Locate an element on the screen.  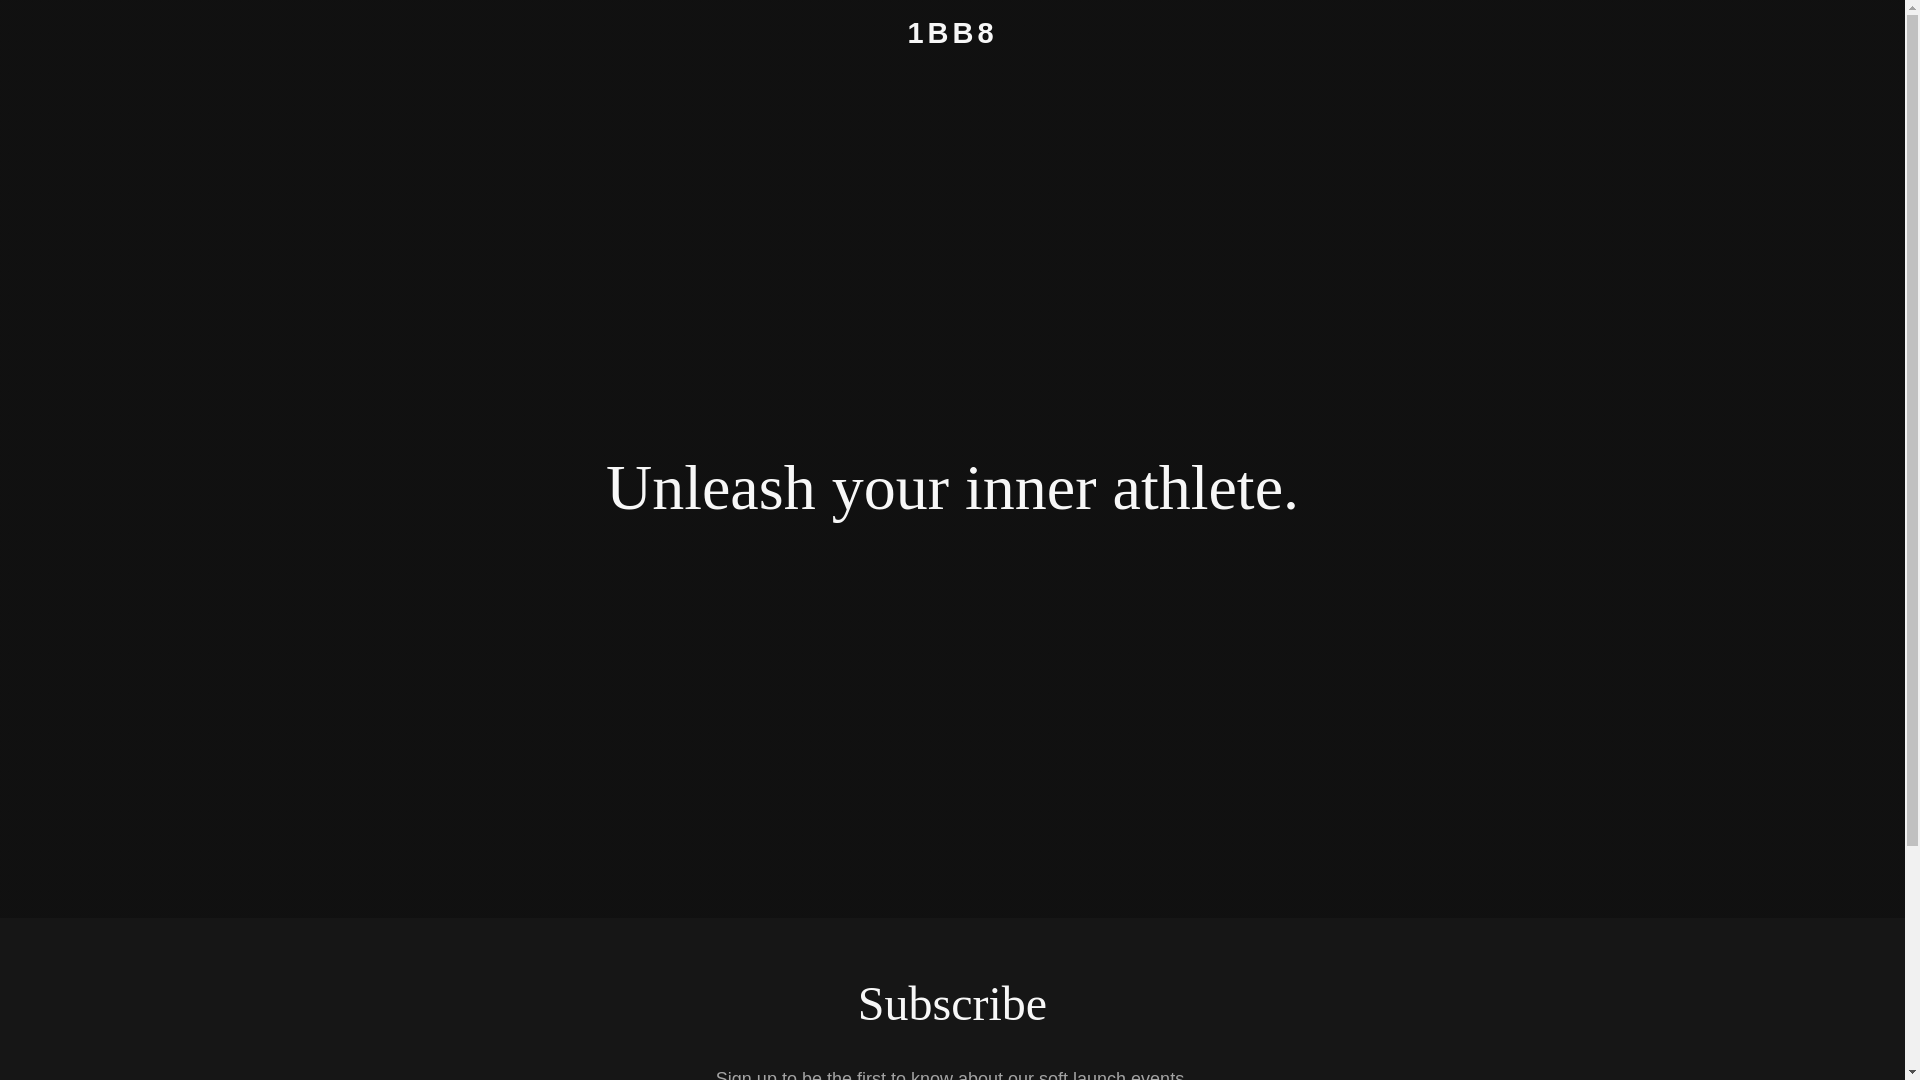
'1BB8' is located at coordinates (951, 37).